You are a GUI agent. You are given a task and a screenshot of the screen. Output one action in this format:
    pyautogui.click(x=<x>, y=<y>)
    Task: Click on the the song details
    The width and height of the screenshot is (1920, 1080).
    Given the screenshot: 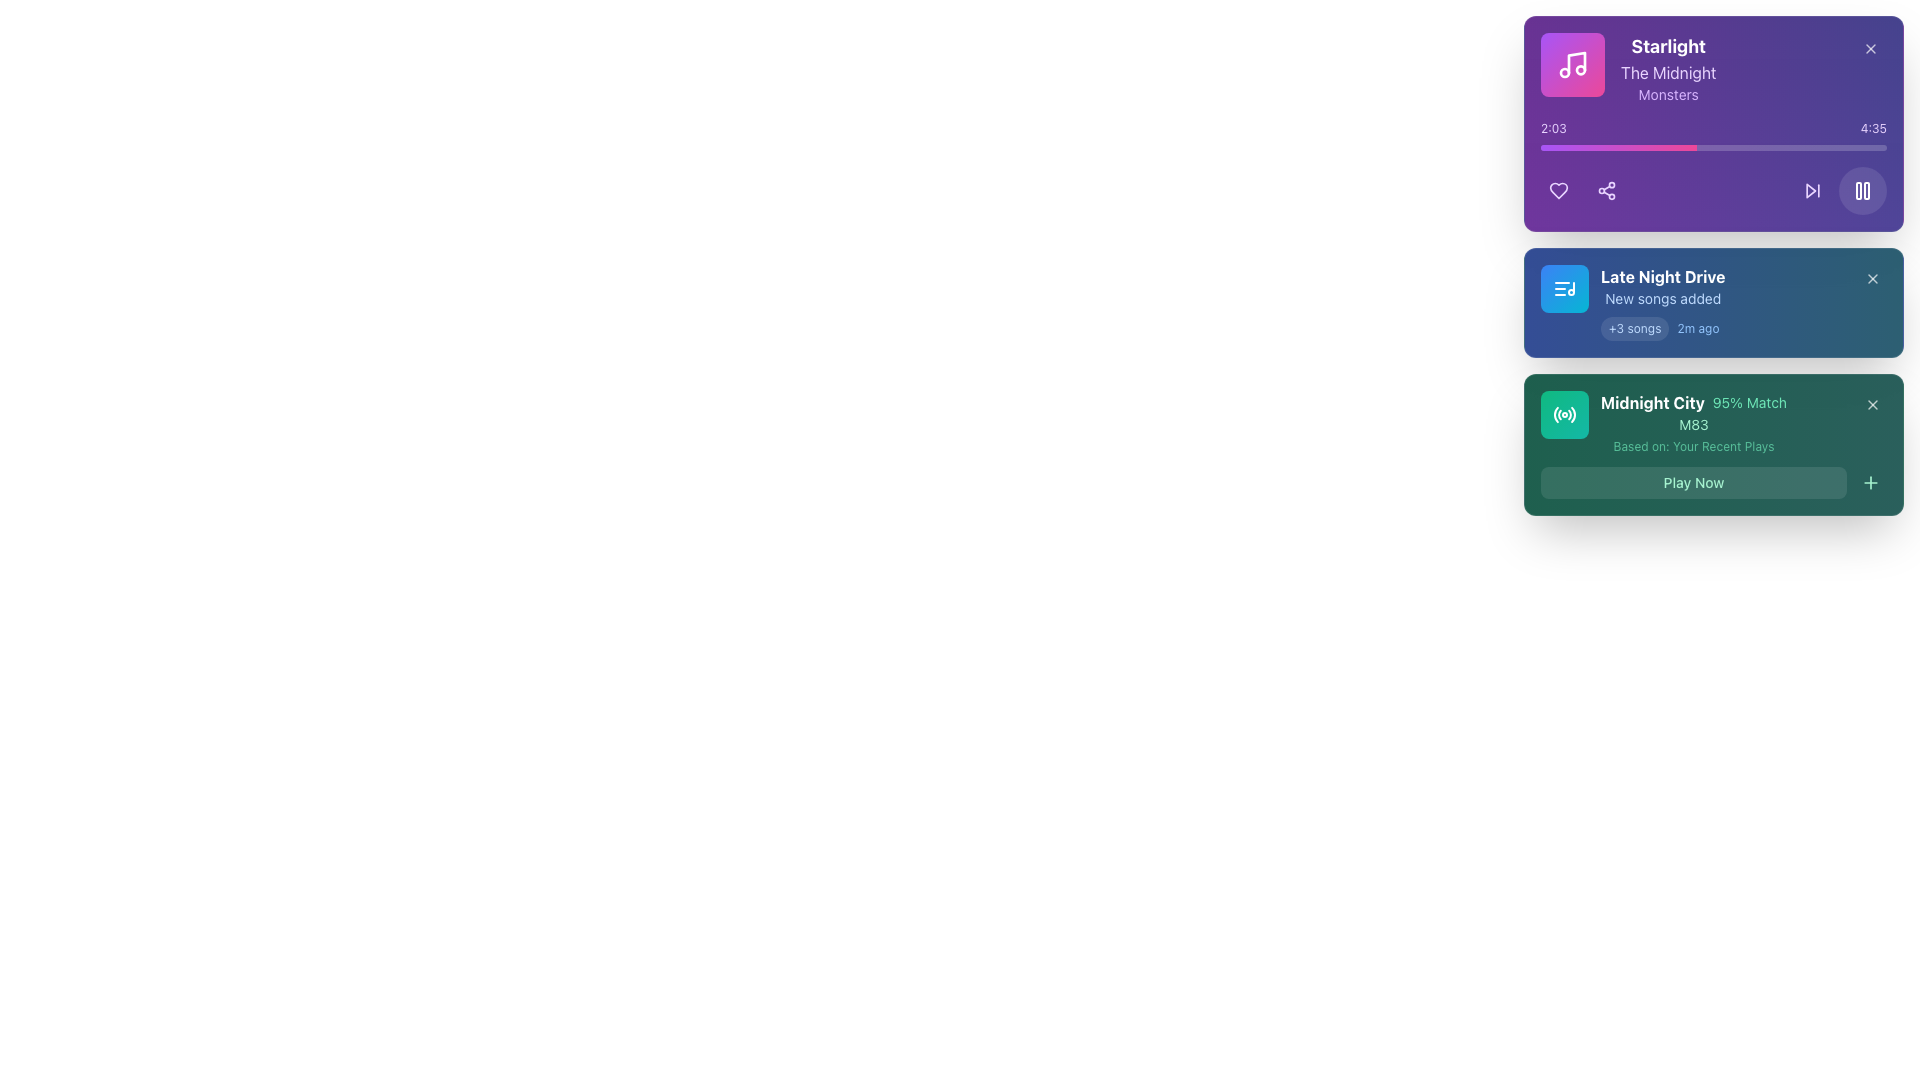 What is the action you would take?
    pyautogui.click(x=1628, y=68)
    